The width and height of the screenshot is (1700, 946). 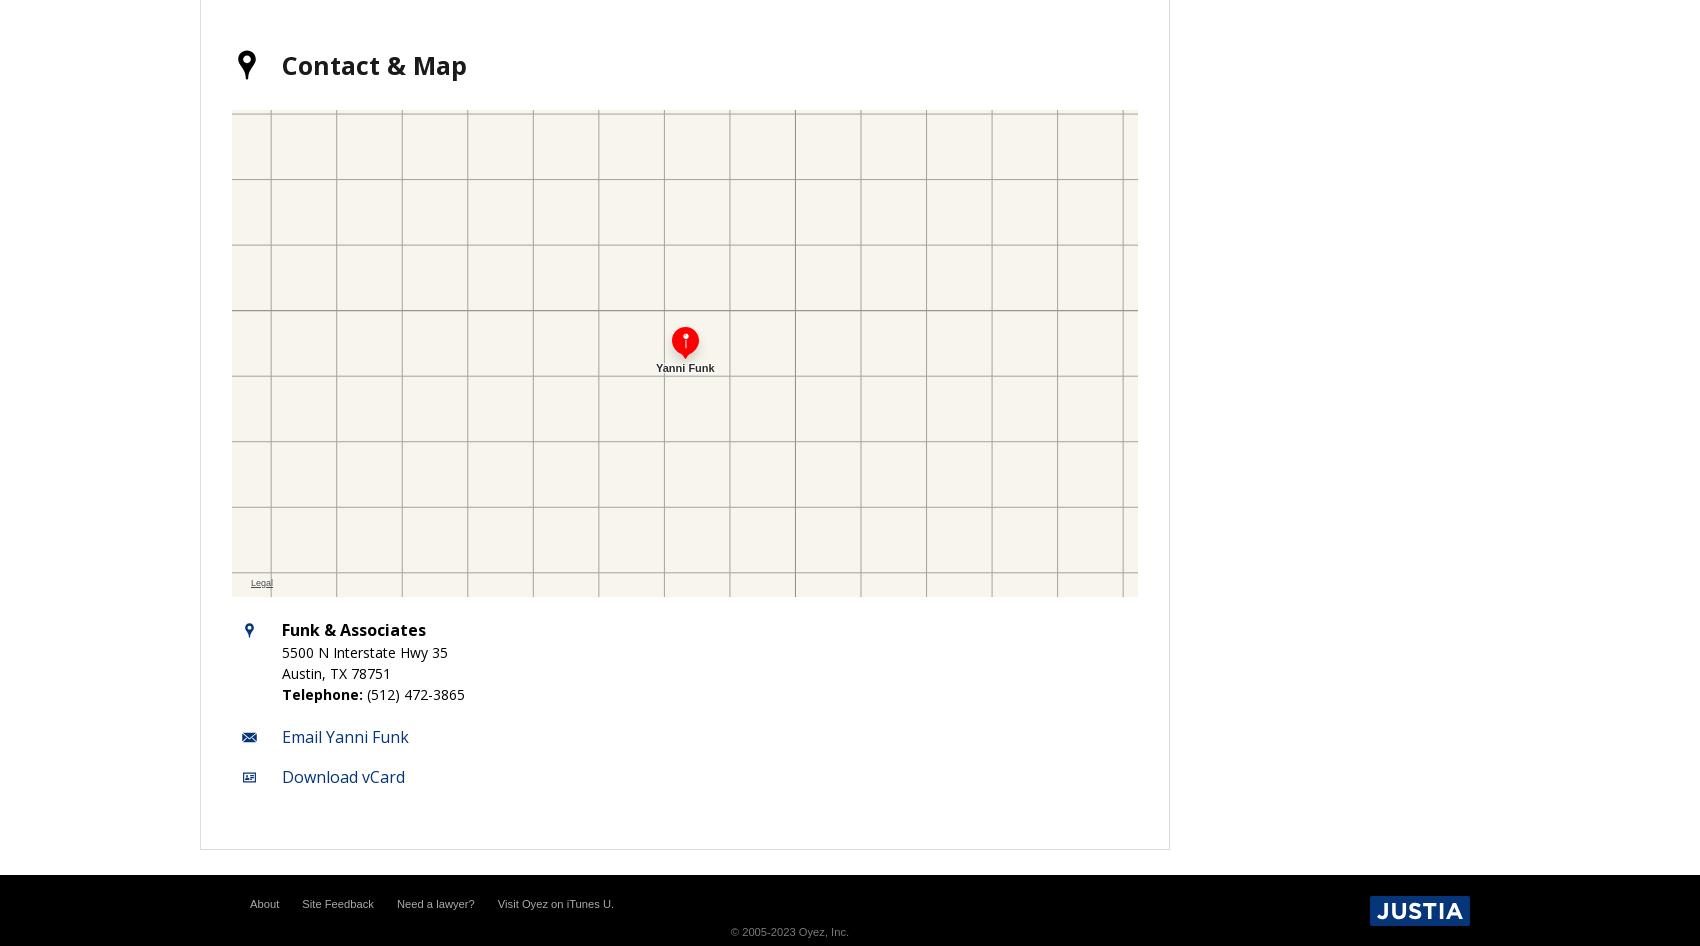 I want to click on 'Austin', so click(x=301, y=672).